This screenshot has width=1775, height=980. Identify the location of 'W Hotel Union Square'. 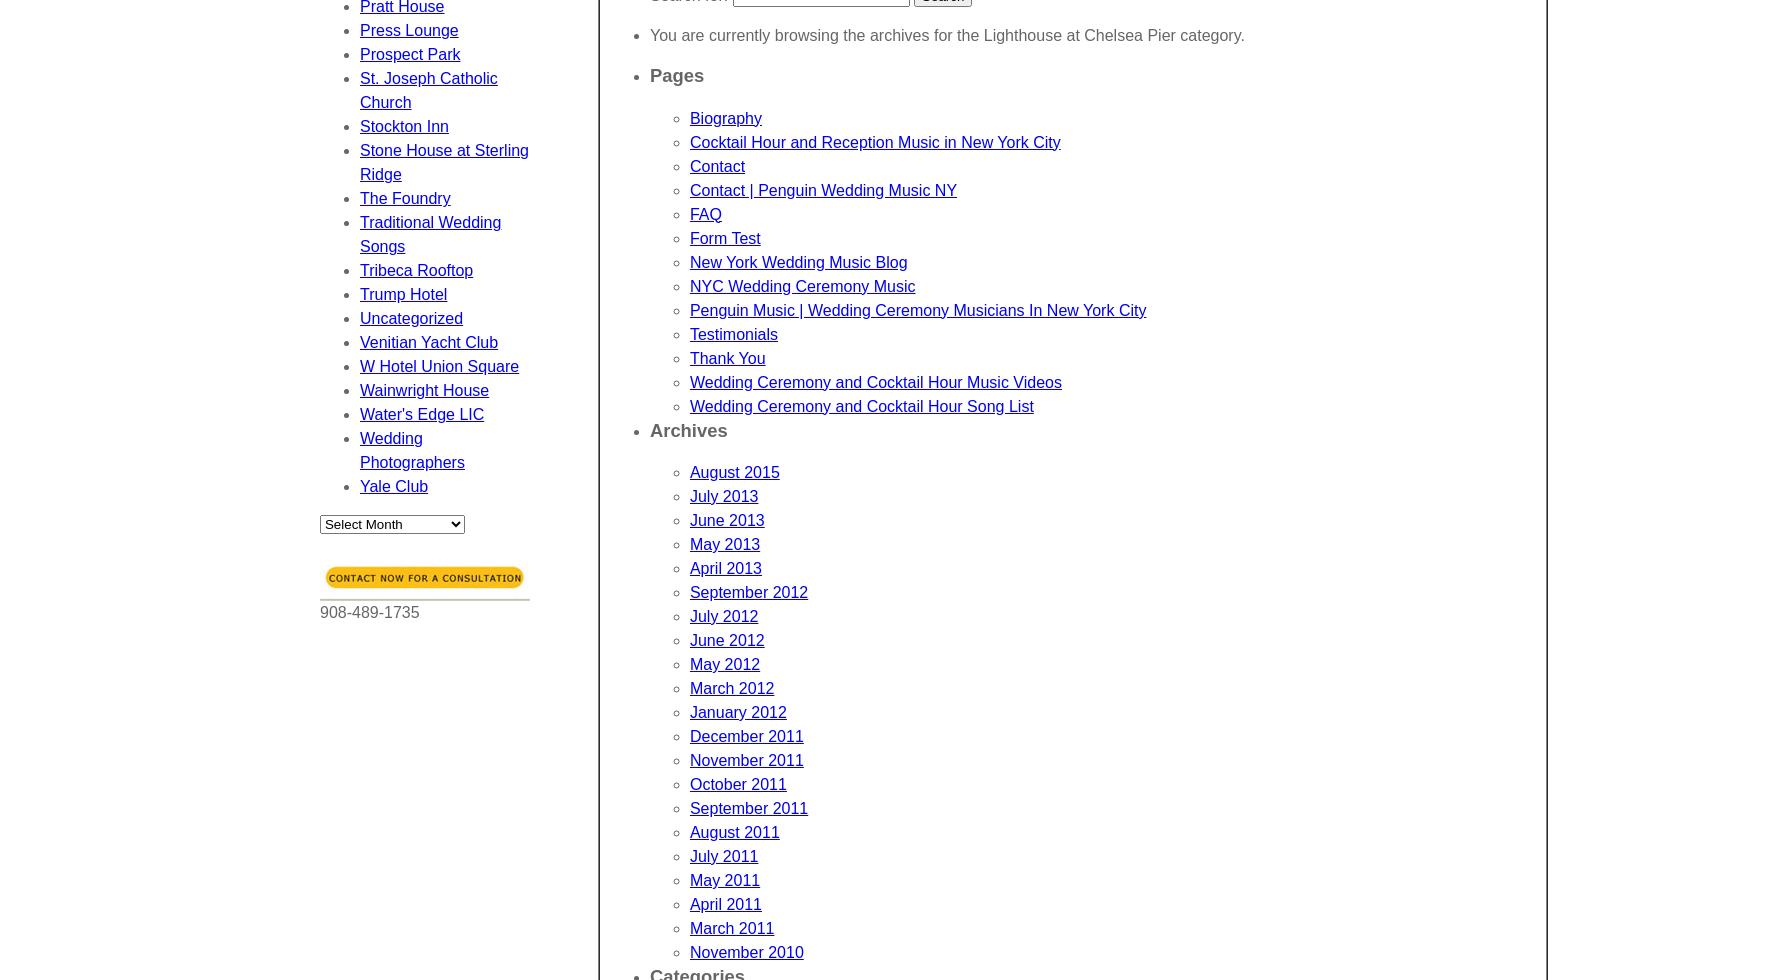
(358, 366).